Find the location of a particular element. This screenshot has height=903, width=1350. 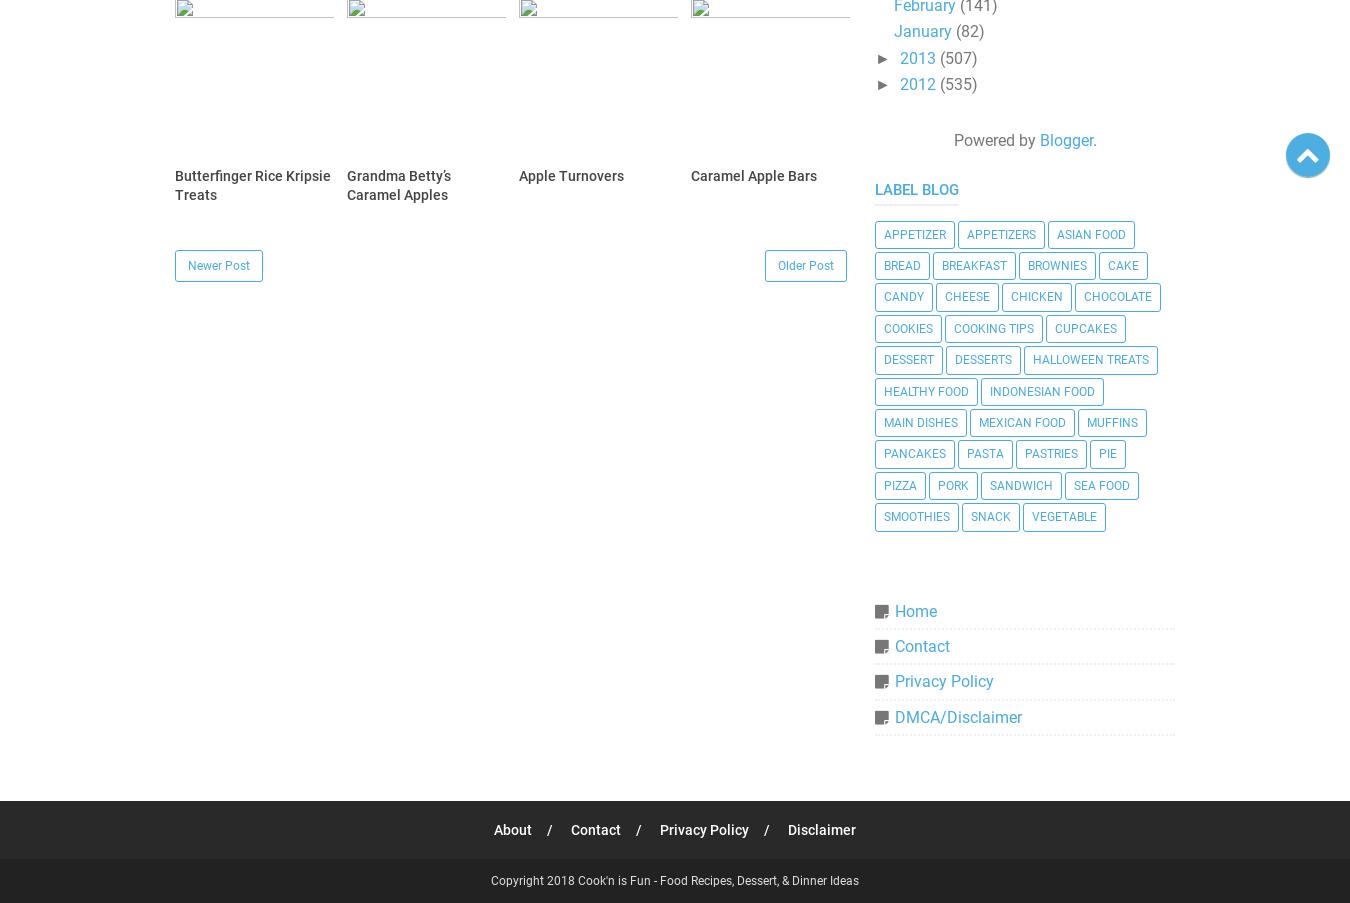

'Powered by' is located at coordinates (995, 138).